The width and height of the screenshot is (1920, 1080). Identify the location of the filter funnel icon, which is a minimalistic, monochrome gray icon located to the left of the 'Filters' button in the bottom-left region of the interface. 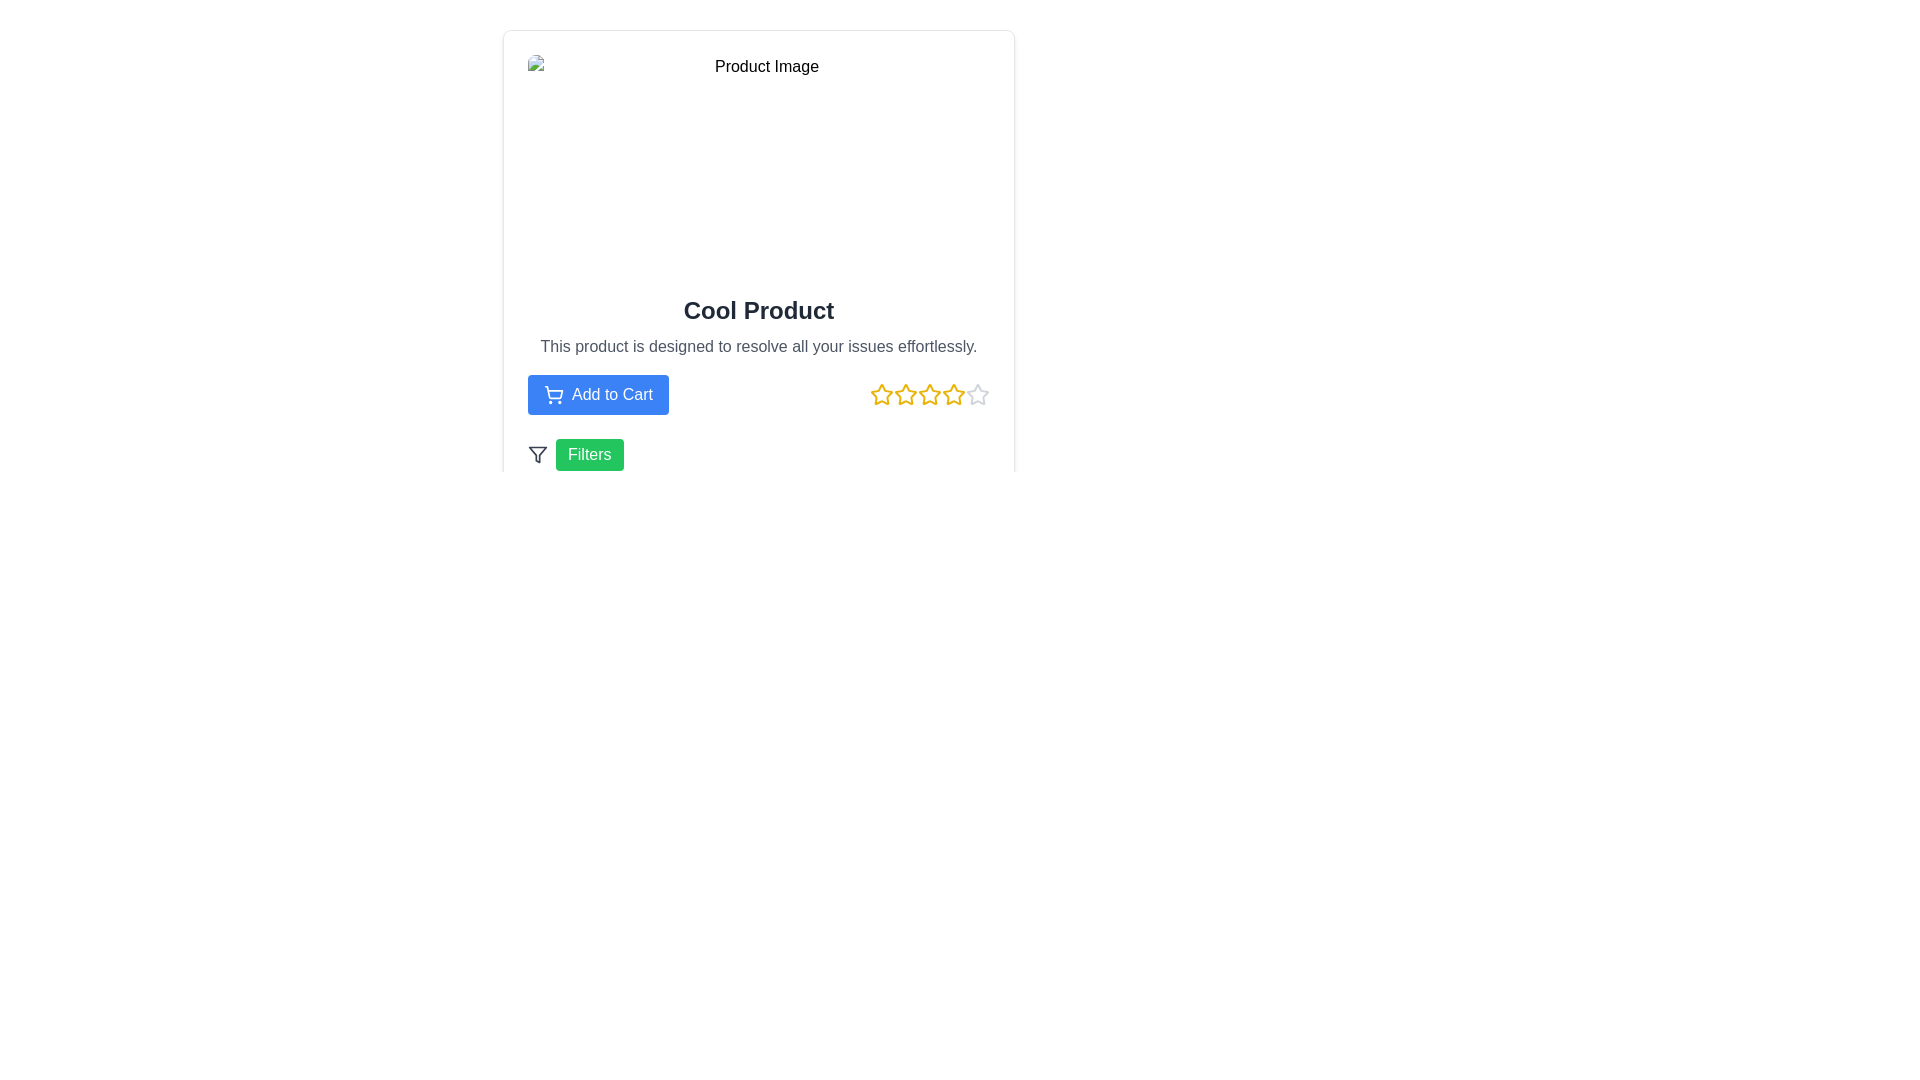
(537, 455).